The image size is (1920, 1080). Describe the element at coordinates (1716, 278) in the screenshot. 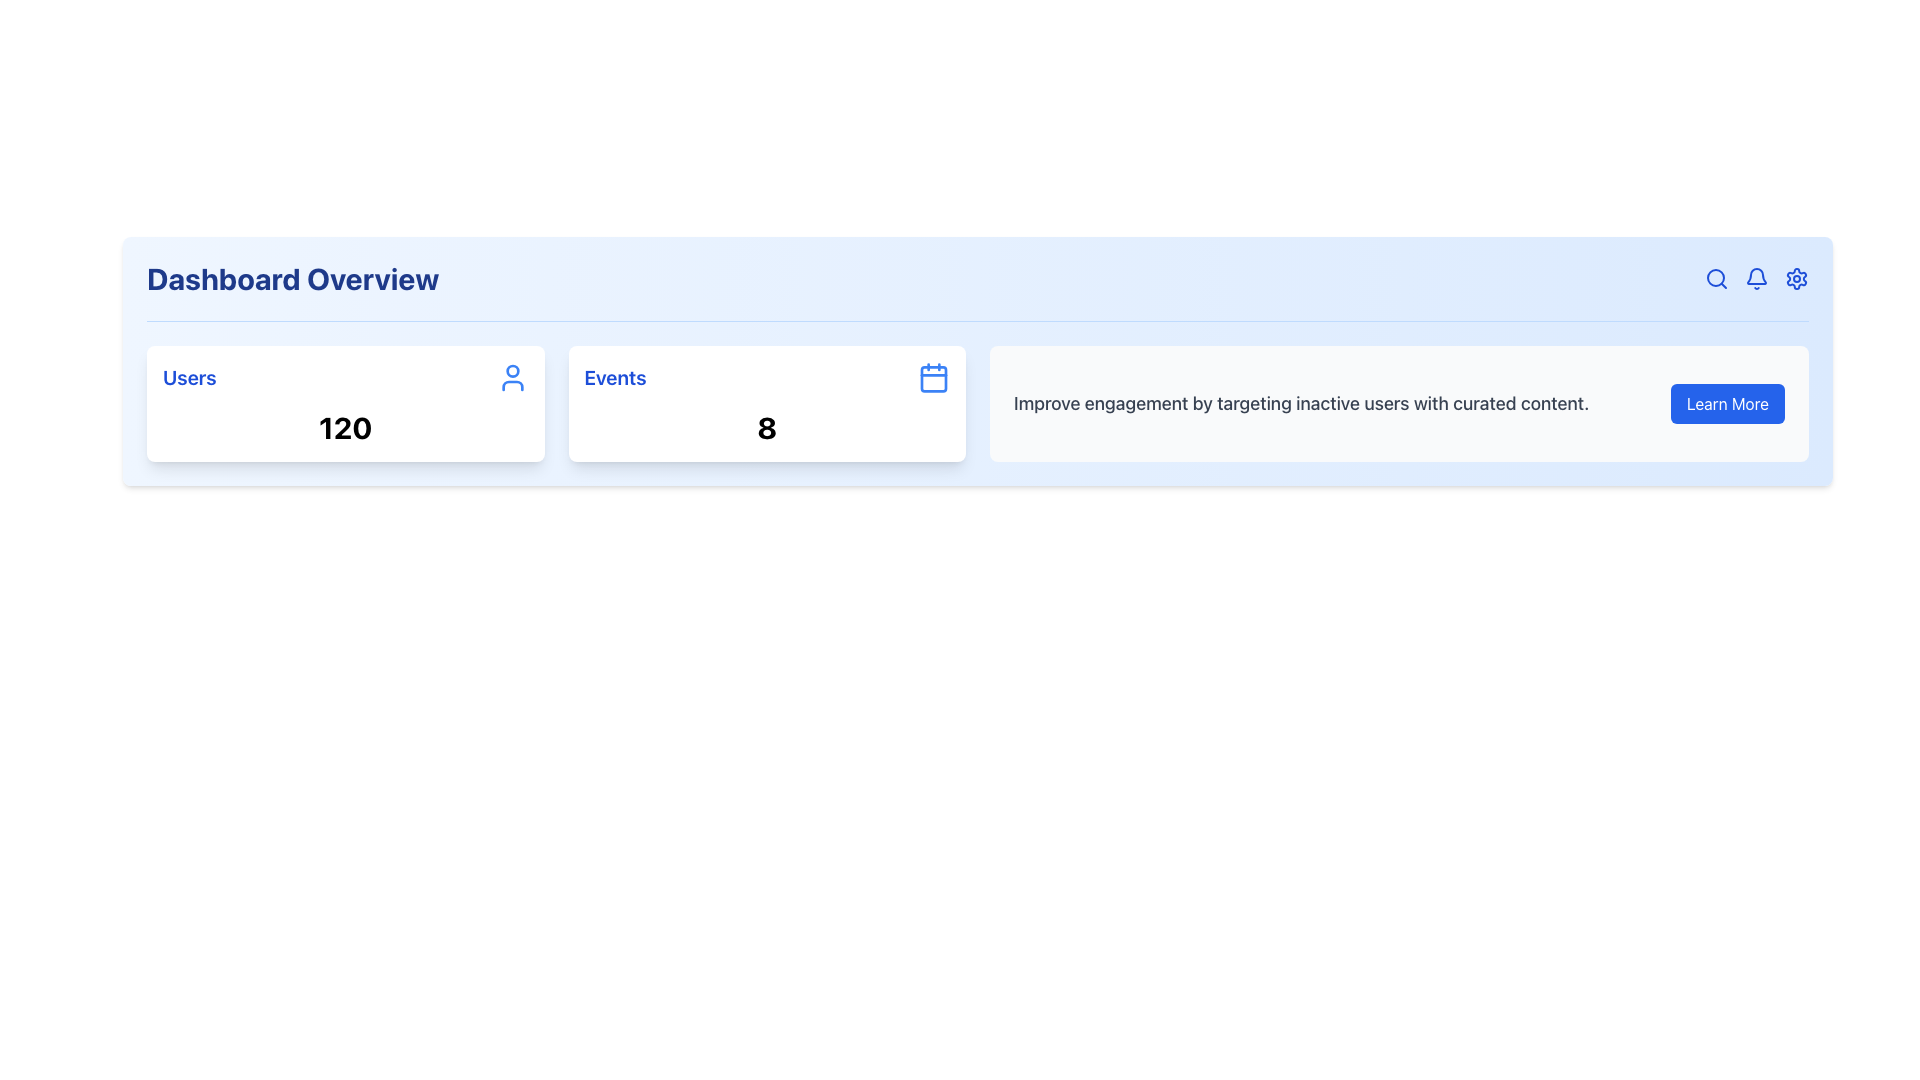

I see `the search icon located at the leftmost position within the group of icons in the top-right section of the interface` at that location.